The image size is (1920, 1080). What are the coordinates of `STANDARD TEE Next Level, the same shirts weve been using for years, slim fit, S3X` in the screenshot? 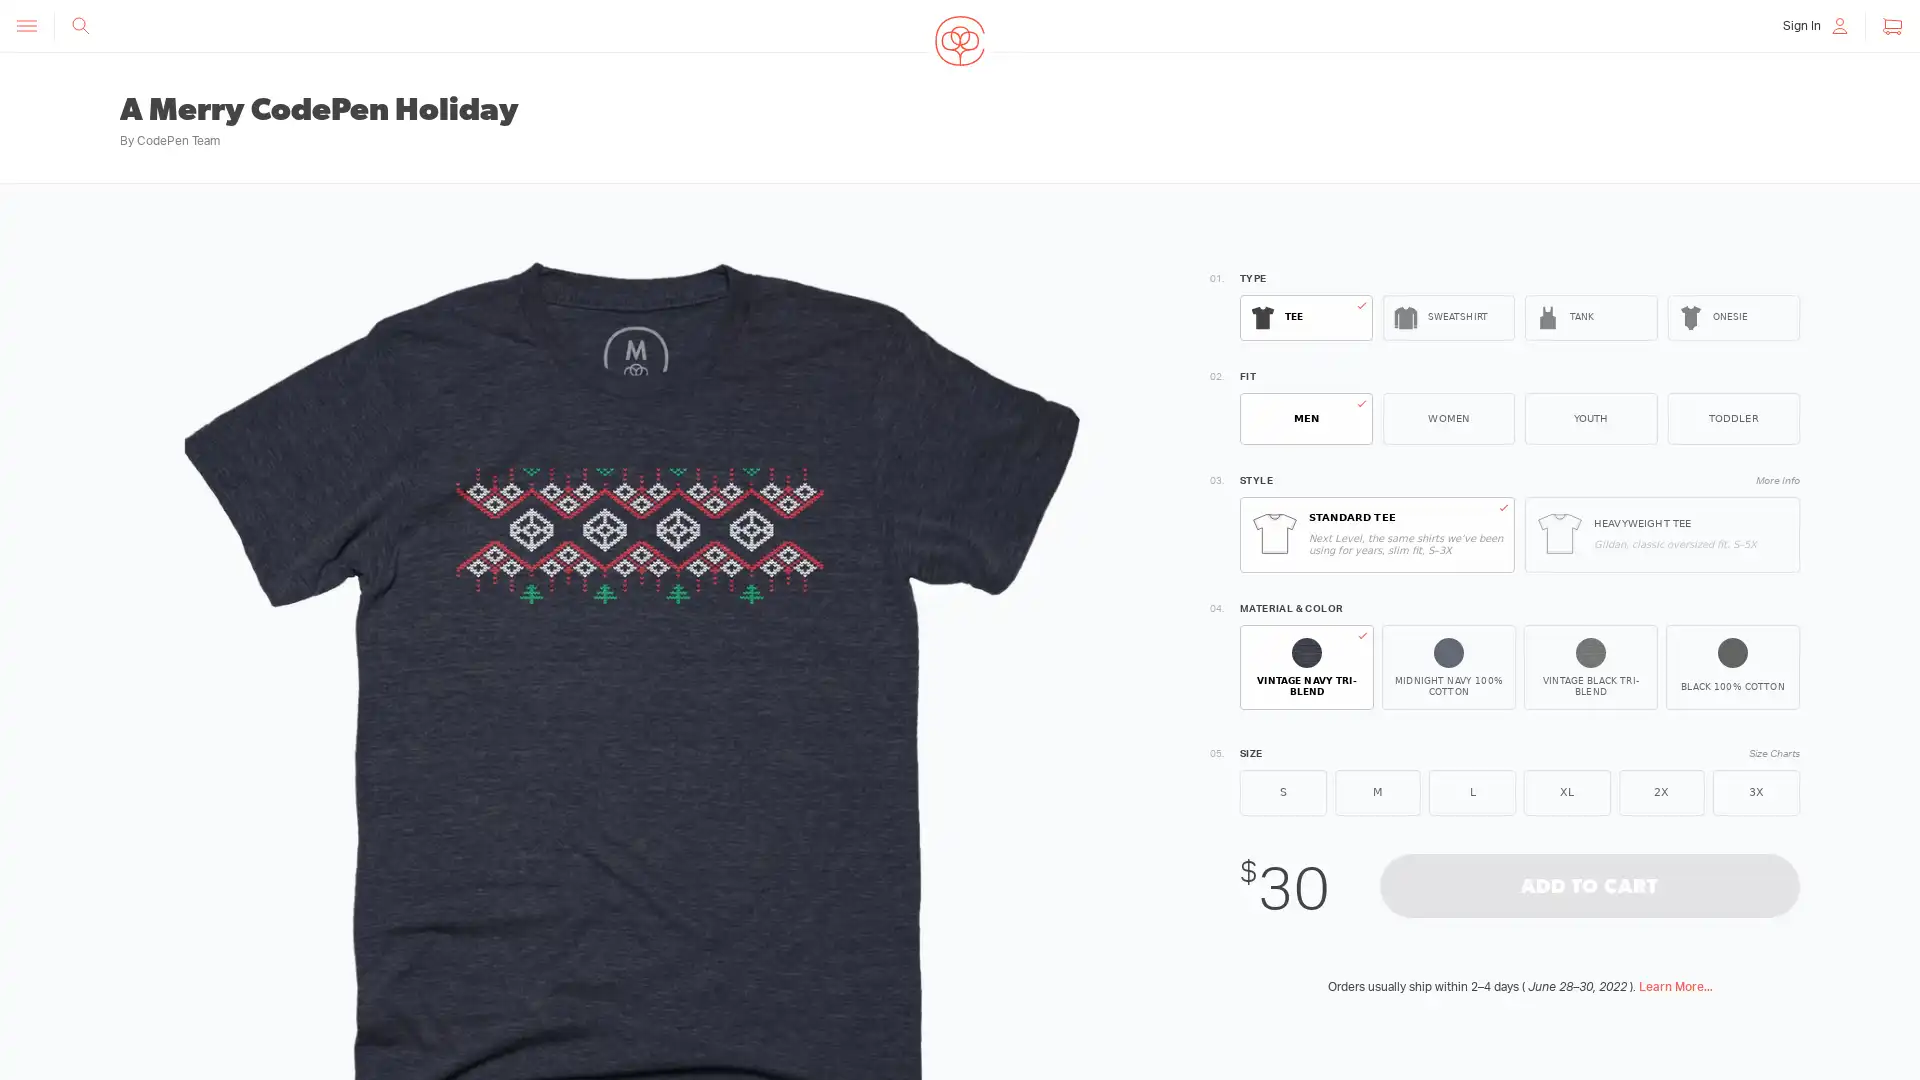 It's located at (1376, 534).